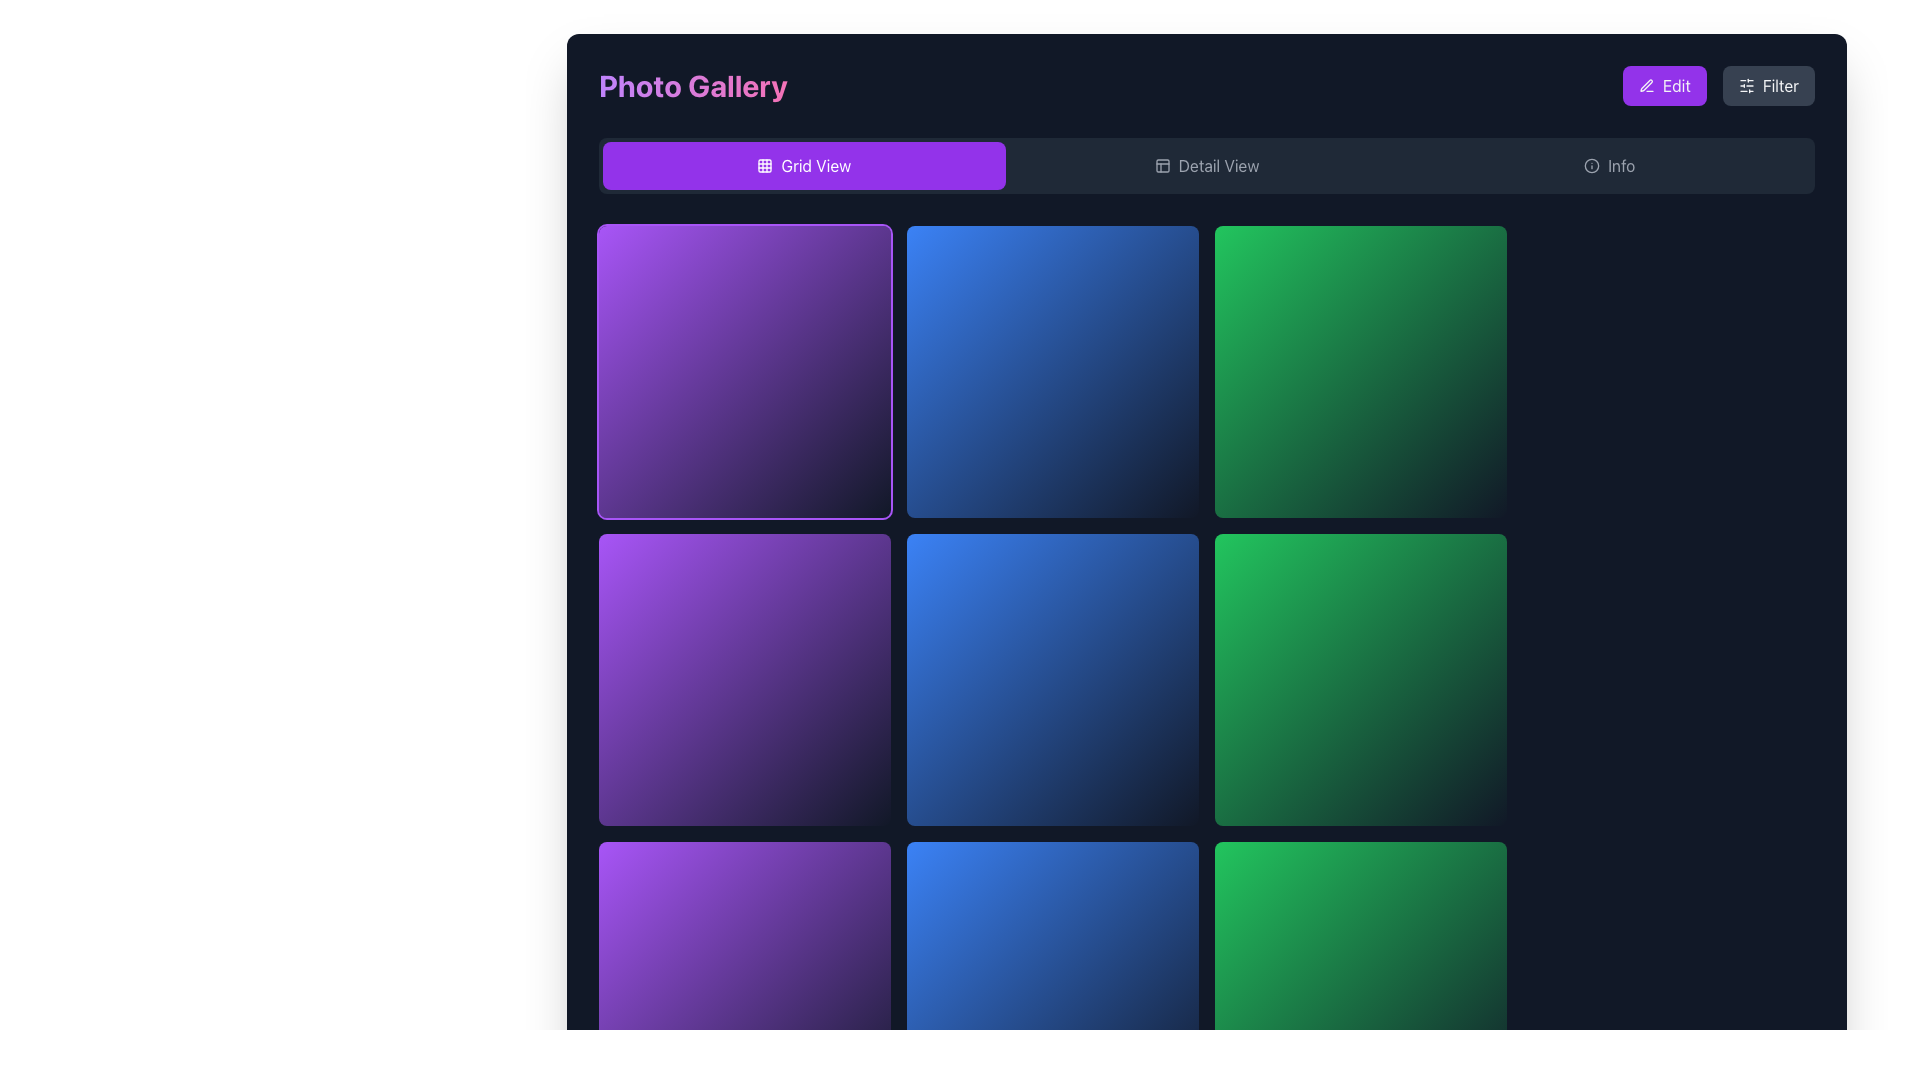  I want to click on the 'Grid View' button, which is a vibrant purple rectangular button with a white grid icon and white bold text, located at the top of the photo gallery interface, so click(804, 164).